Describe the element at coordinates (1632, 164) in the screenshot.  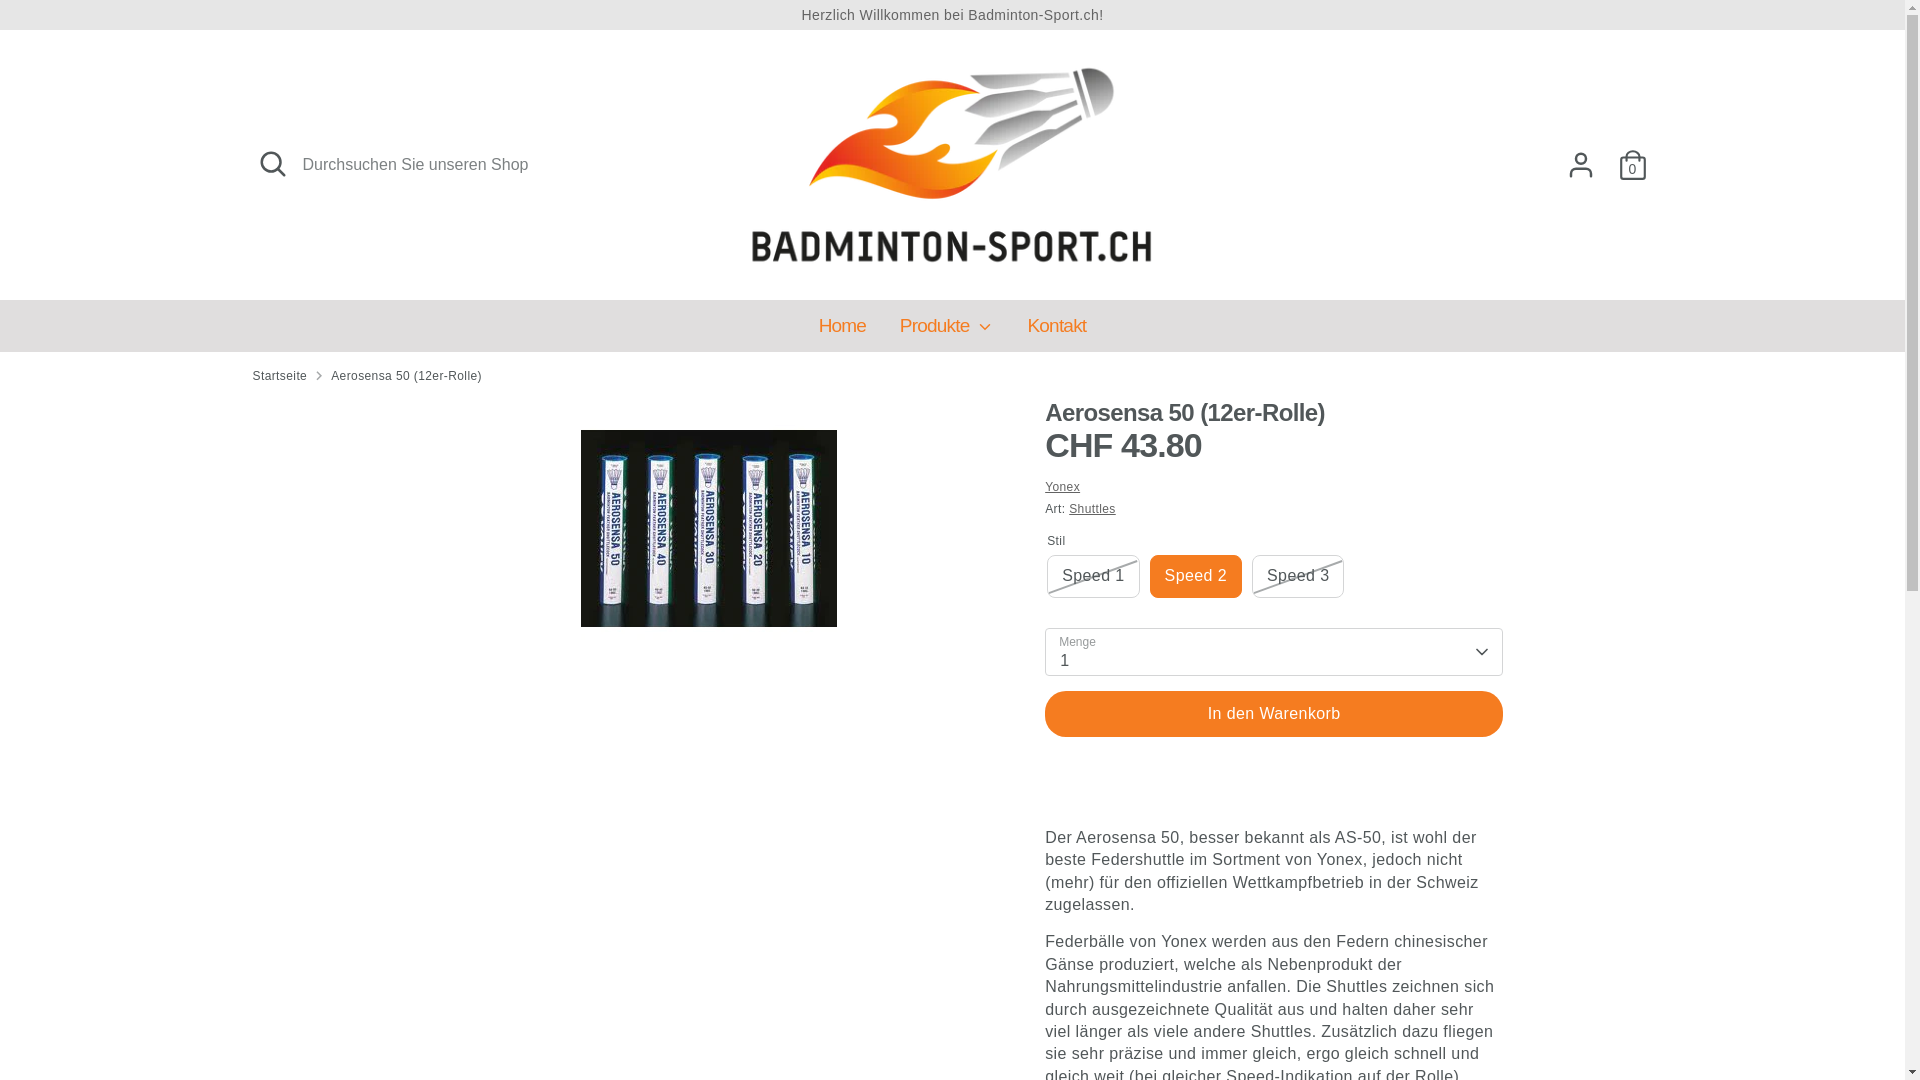
I see `'0'` at that location.